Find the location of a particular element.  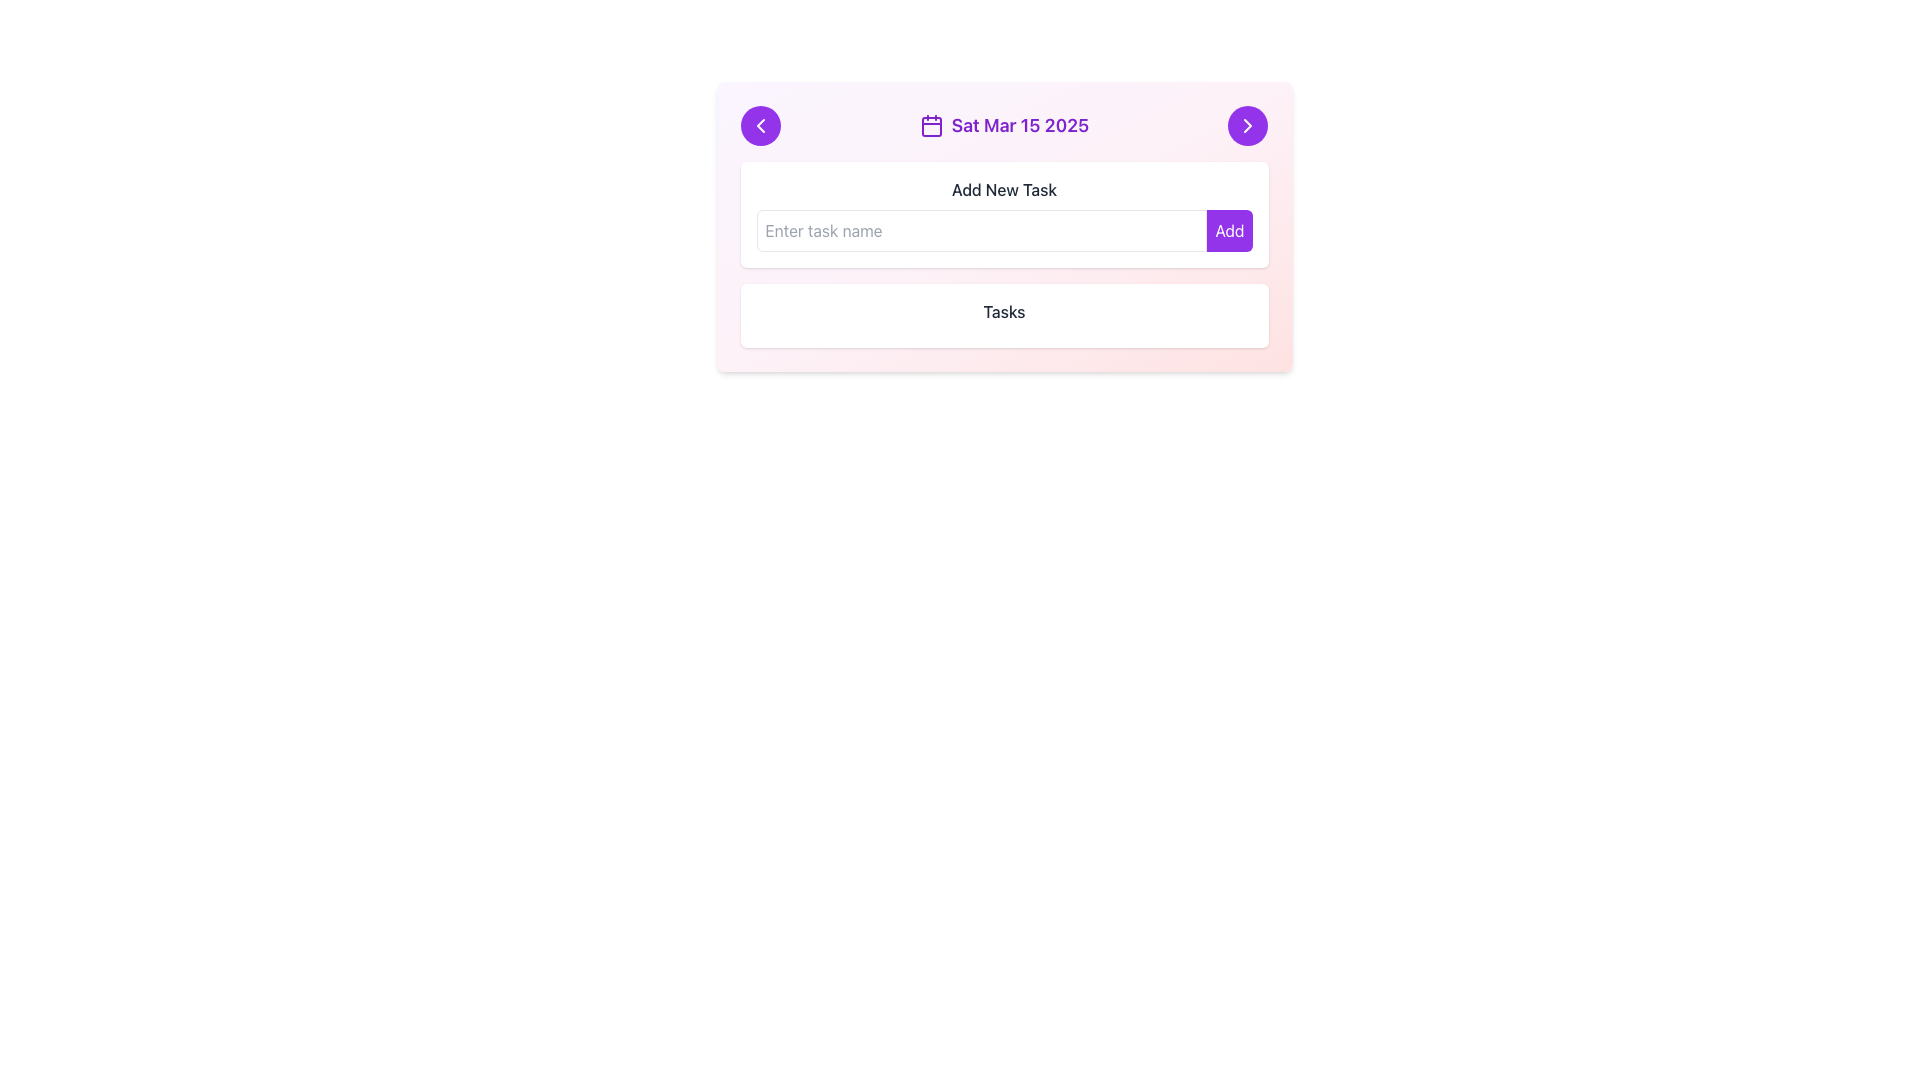

the 'Add New Task' text label, which is a medium-bold, gray-colored label centered above the input field and 'Add' button is located at coordinates (1004, 189).